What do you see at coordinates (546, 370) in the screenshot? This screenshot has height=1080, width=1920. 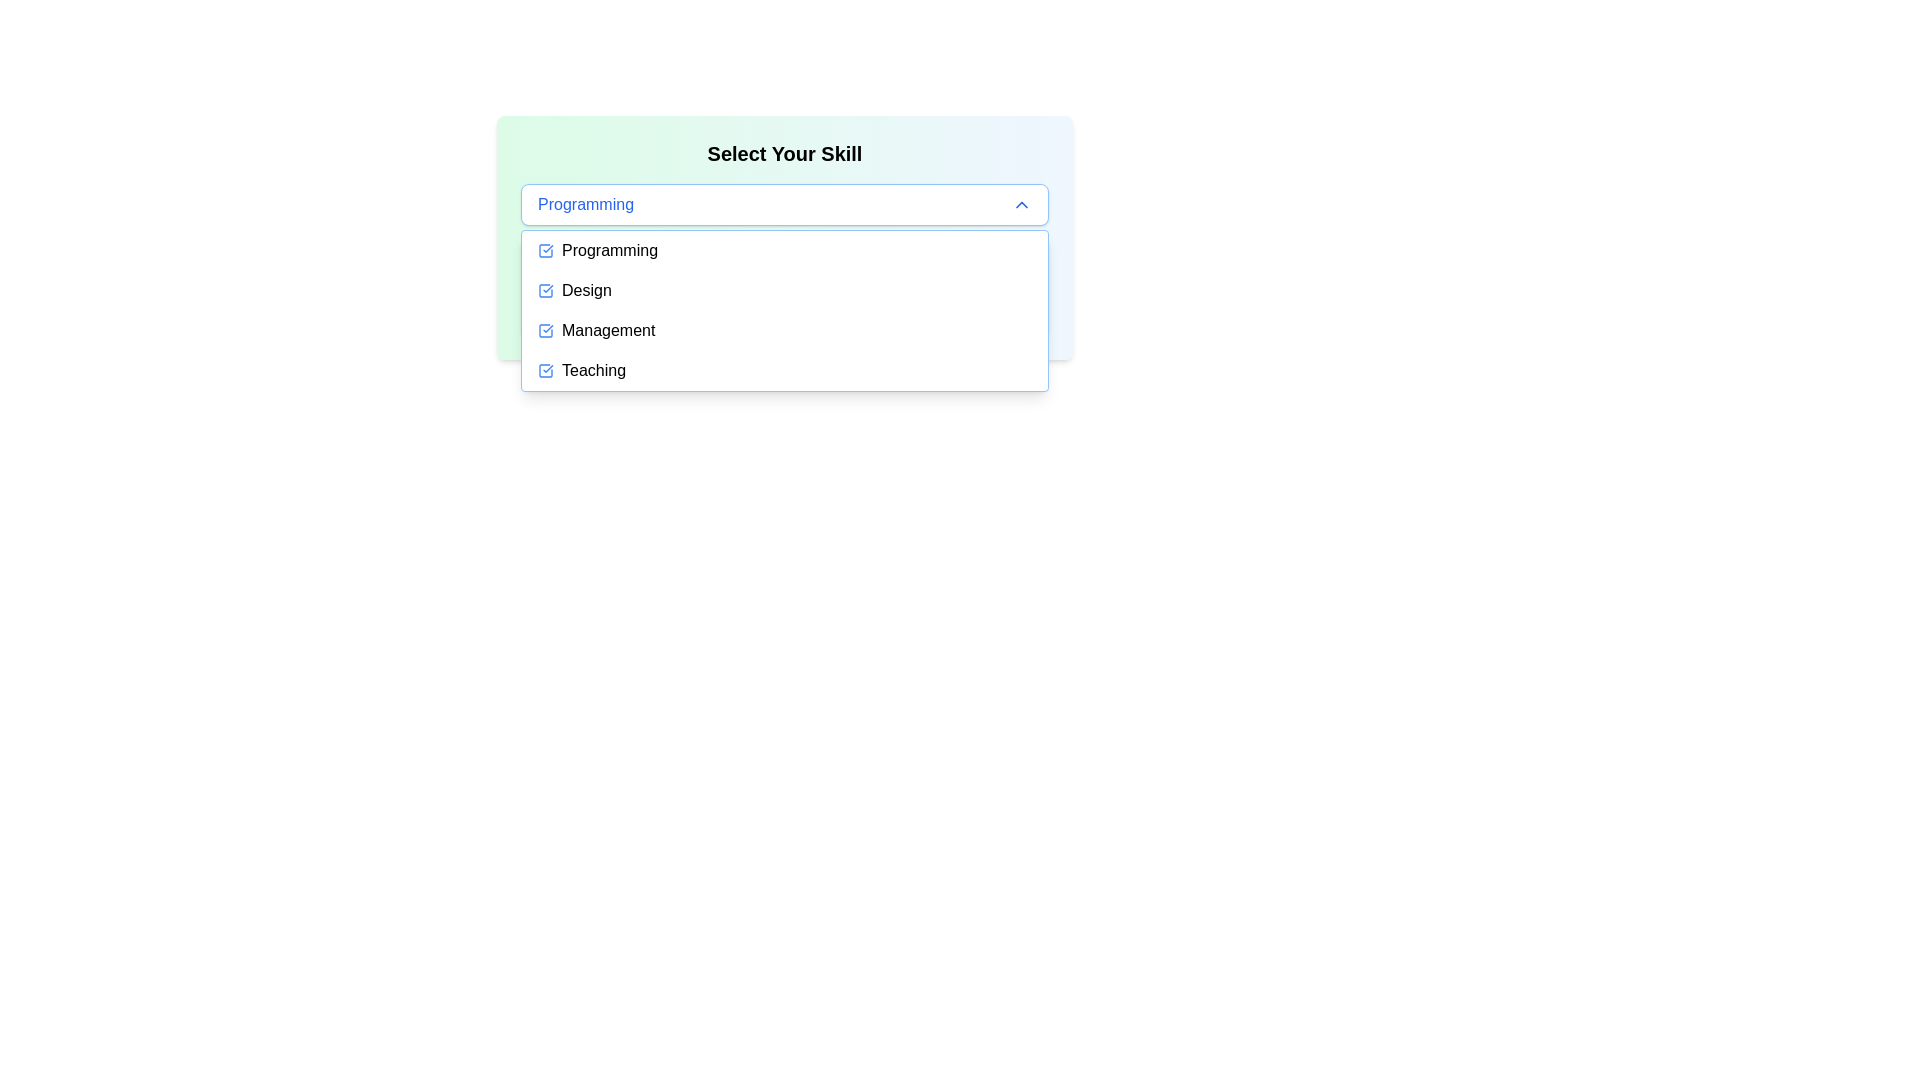 I see `the blue checkmark icon` at bounding box center [546, 370].